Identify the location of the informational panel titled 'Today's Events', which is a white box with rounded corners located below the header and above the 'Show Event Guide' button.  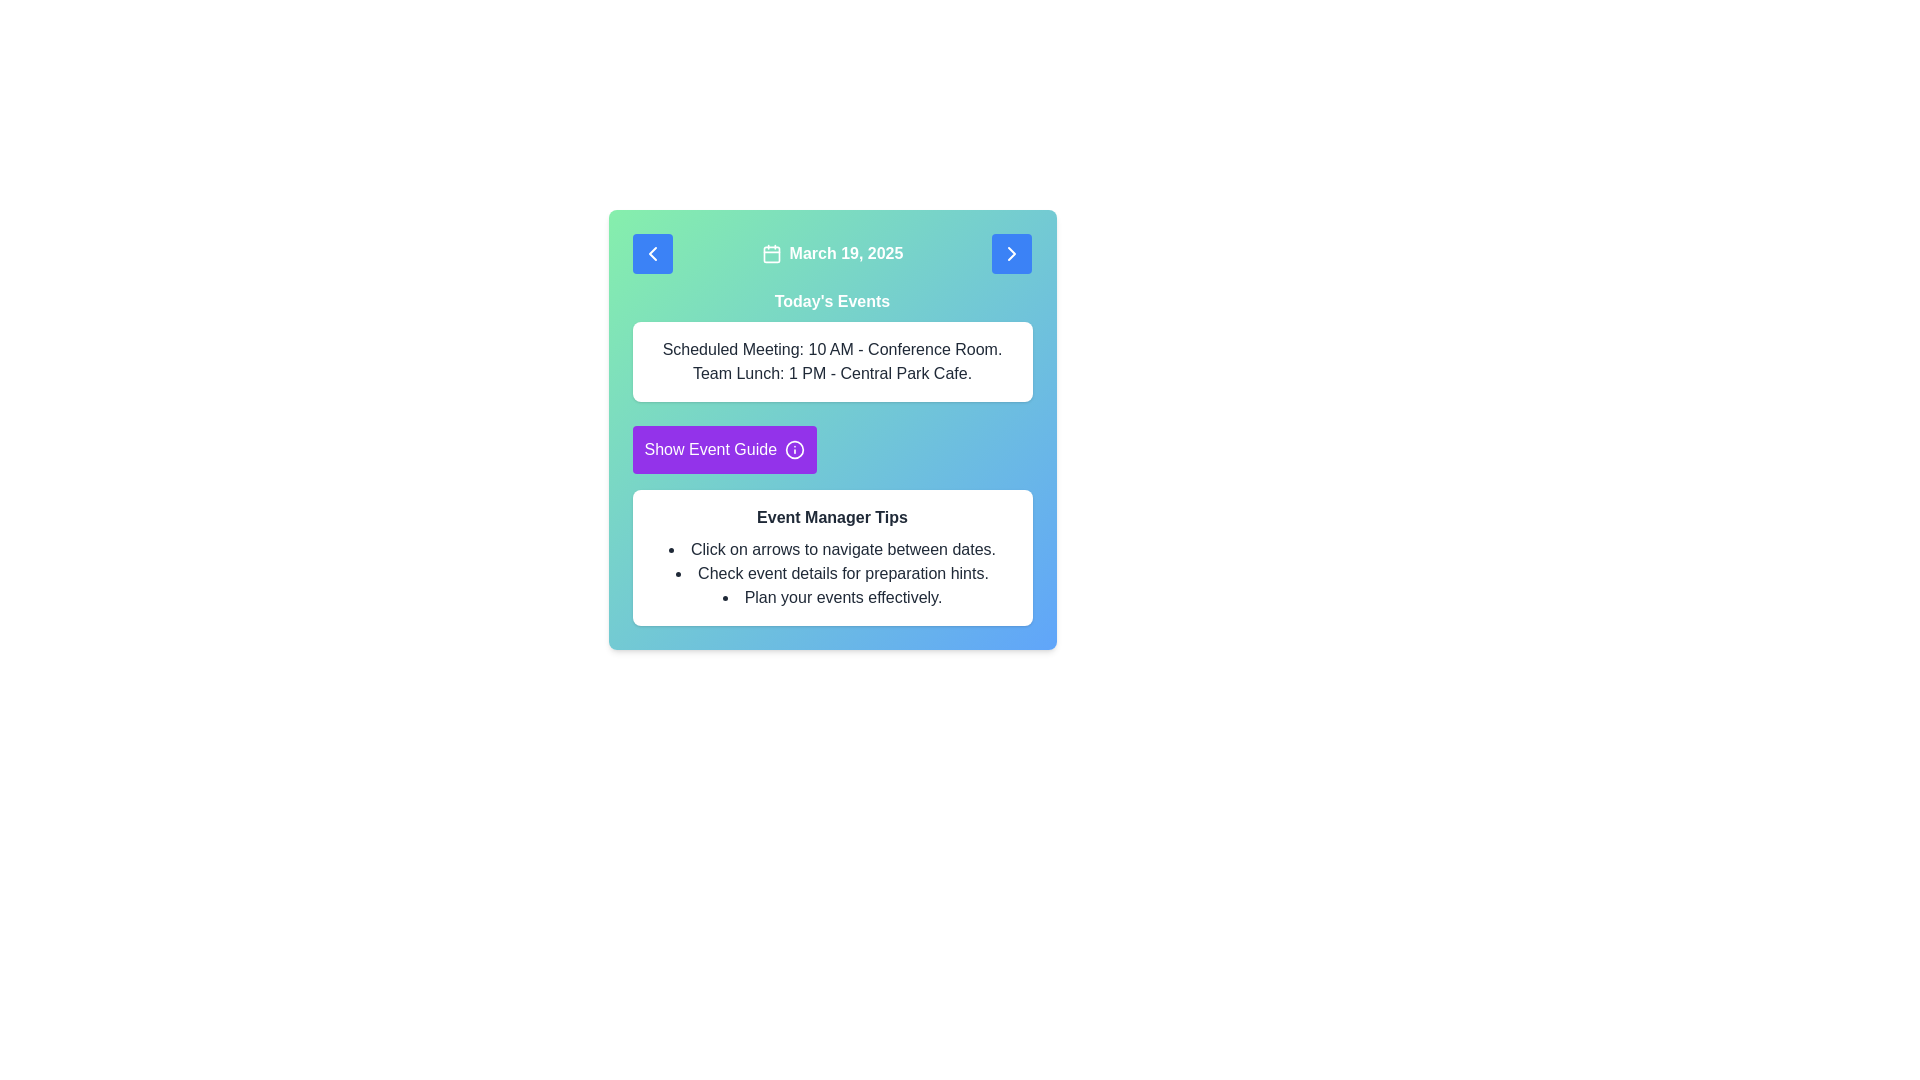
(832, 345).